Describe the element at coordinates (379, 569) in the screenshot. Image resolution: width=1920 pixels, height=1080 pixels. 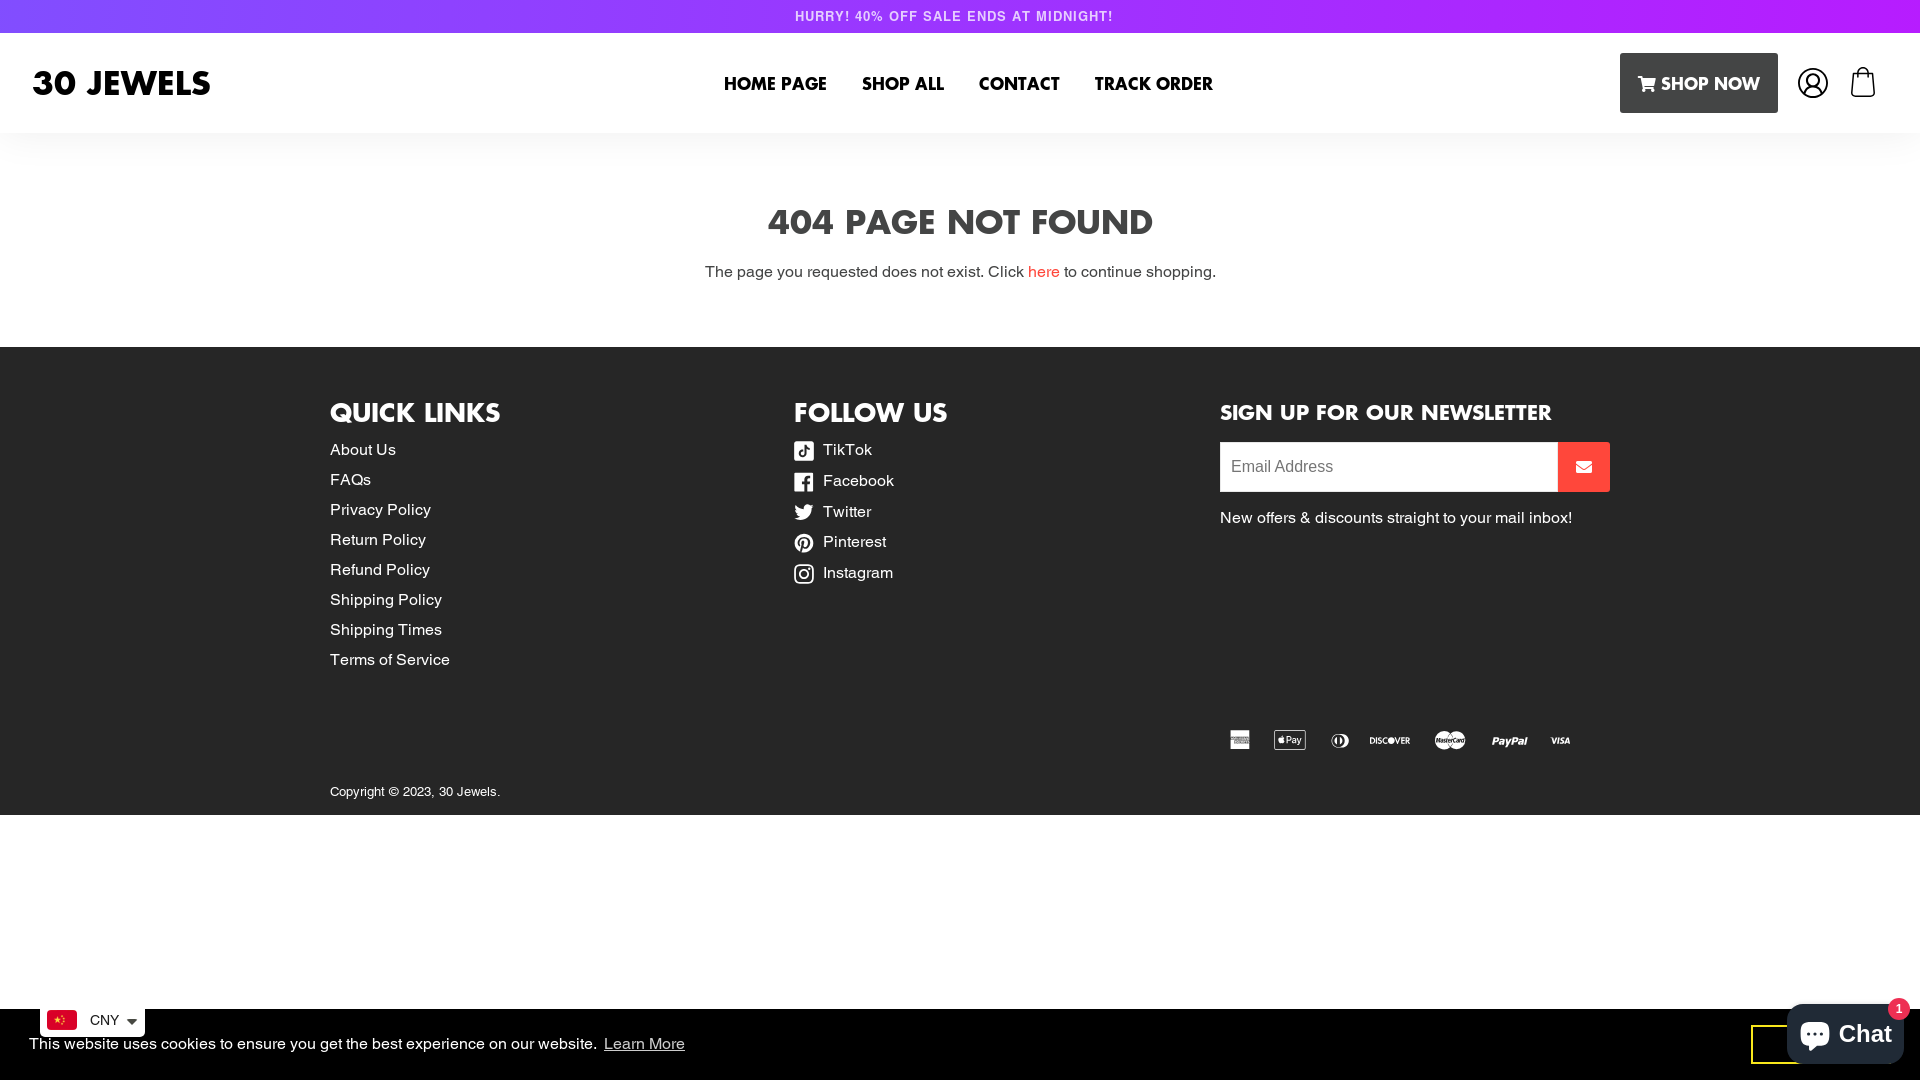
I see `'Refund Policy'` at that location.